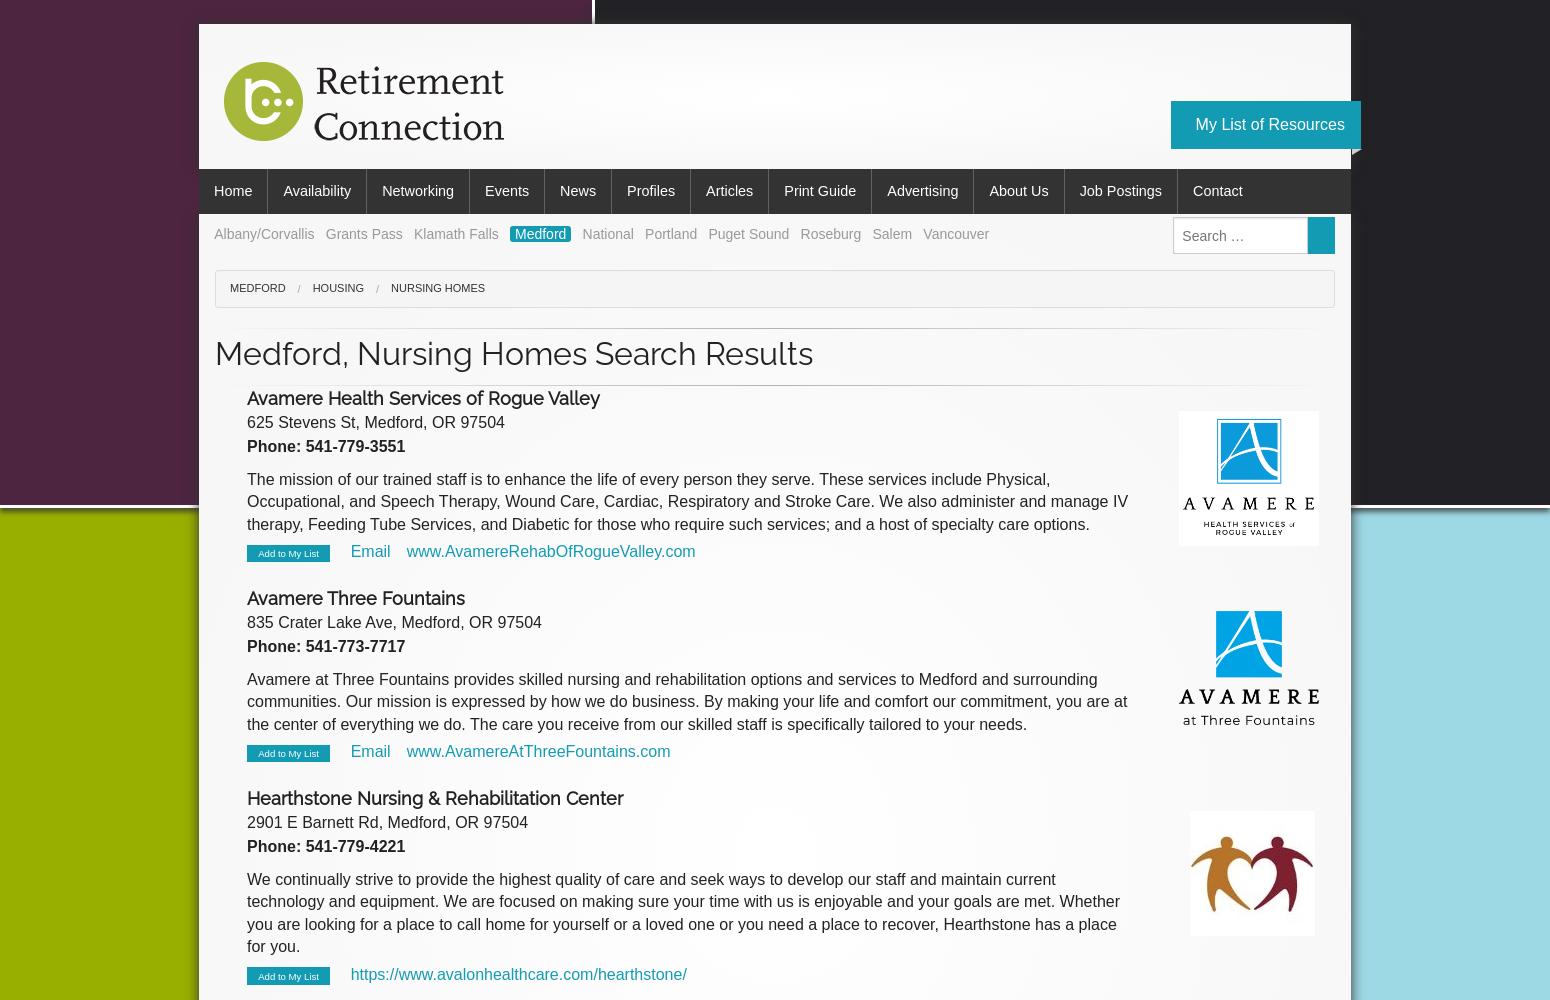  Describe the element at coordinates (374, 422) in the screenshot. I see `'625 Stevens St, Medford, OR 97504'` at that location.